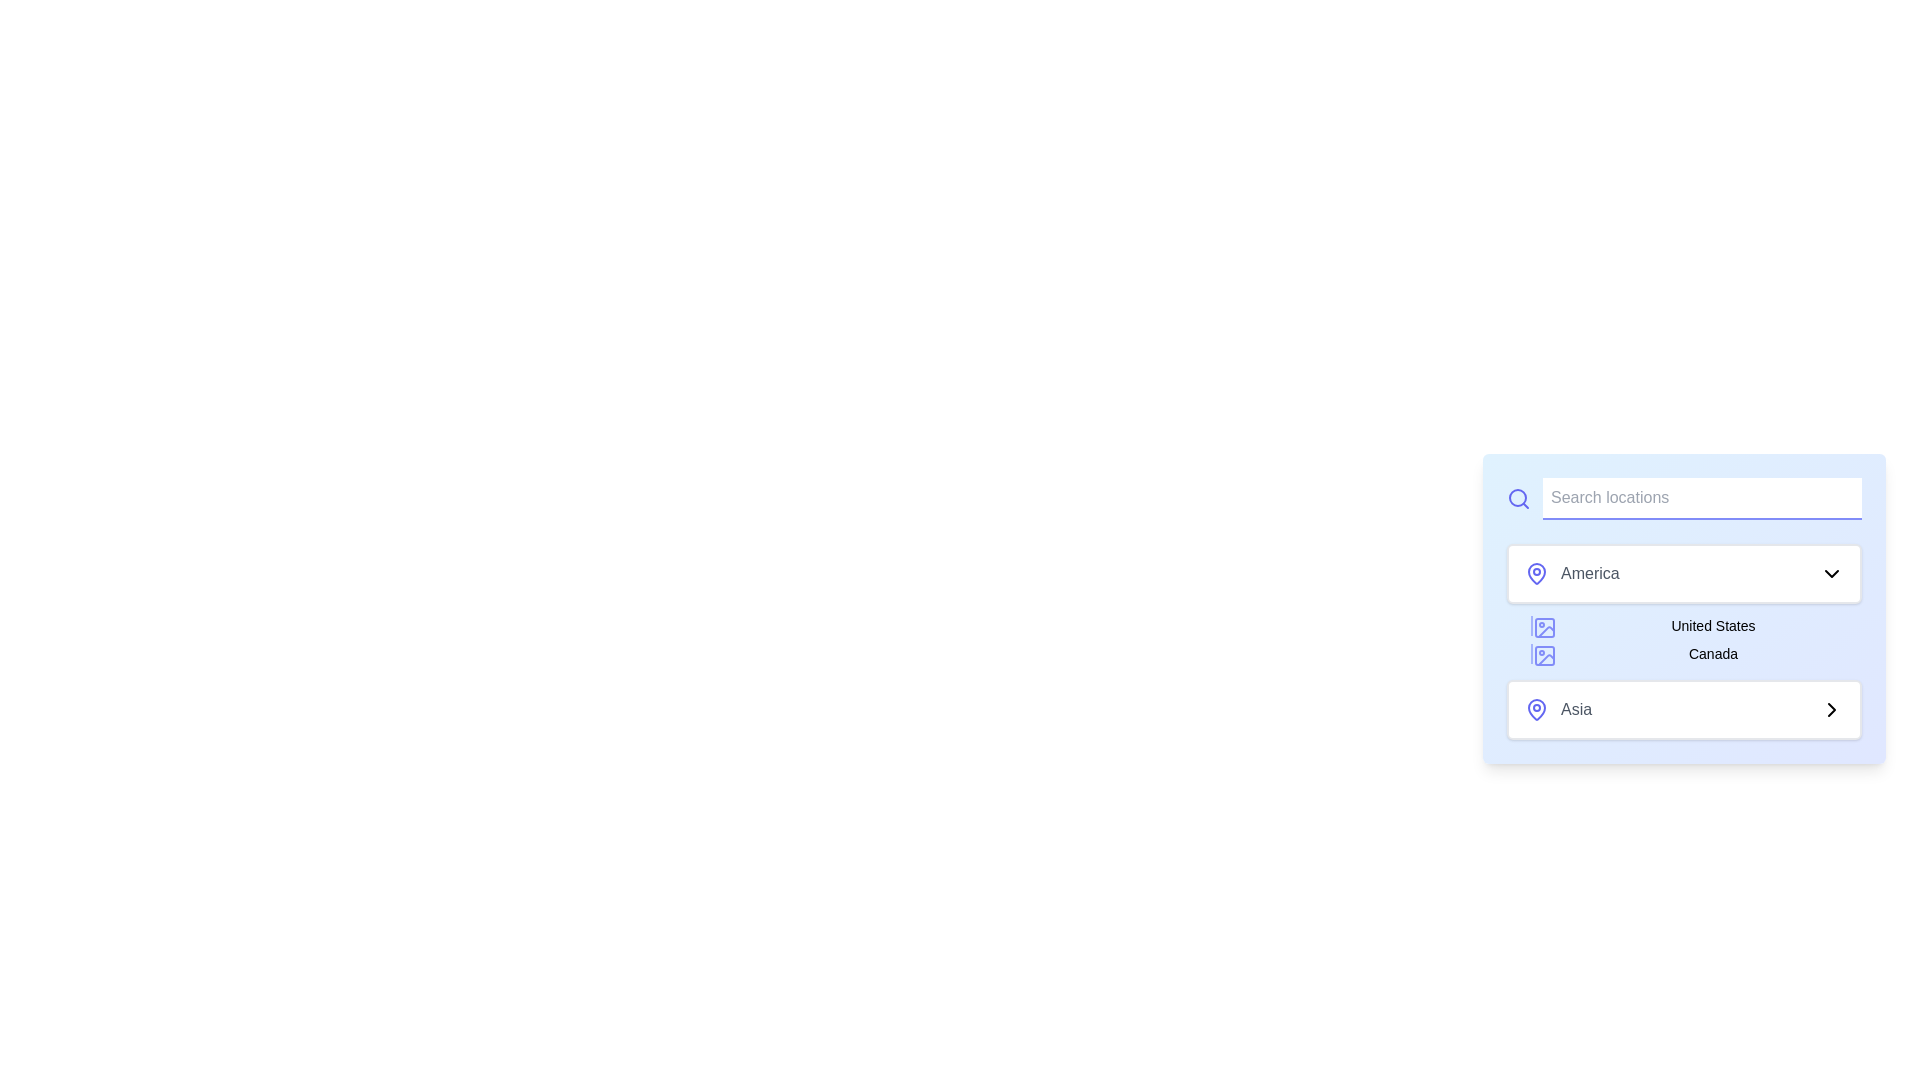 Image resolution: width=1920 pixels, height=1080 pixels. Describe the element at coordinates (1832, 708) in the screenshot. I see `the SVG graphical arrow element located to the far right of the 'Asia' entry` at that location.